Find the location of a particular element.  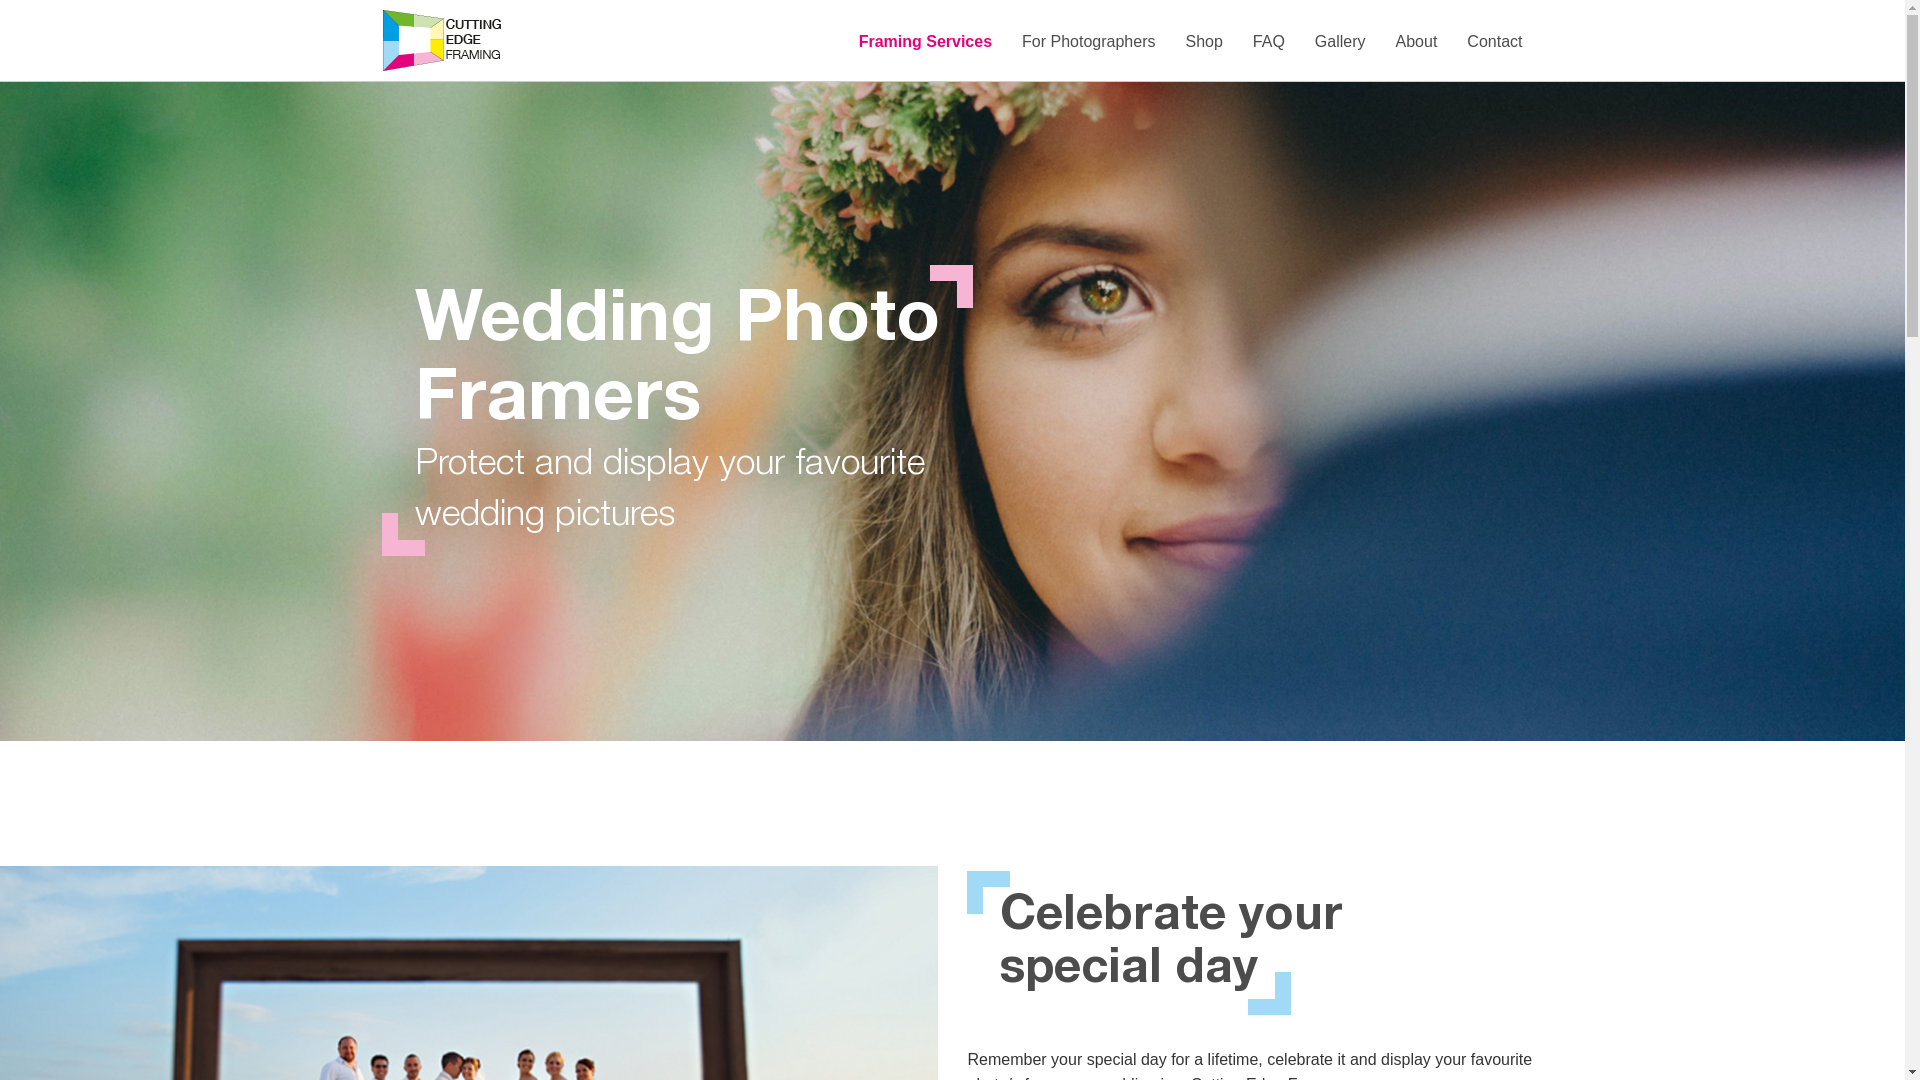

'Shop' is located at coordinates (1202, 42).